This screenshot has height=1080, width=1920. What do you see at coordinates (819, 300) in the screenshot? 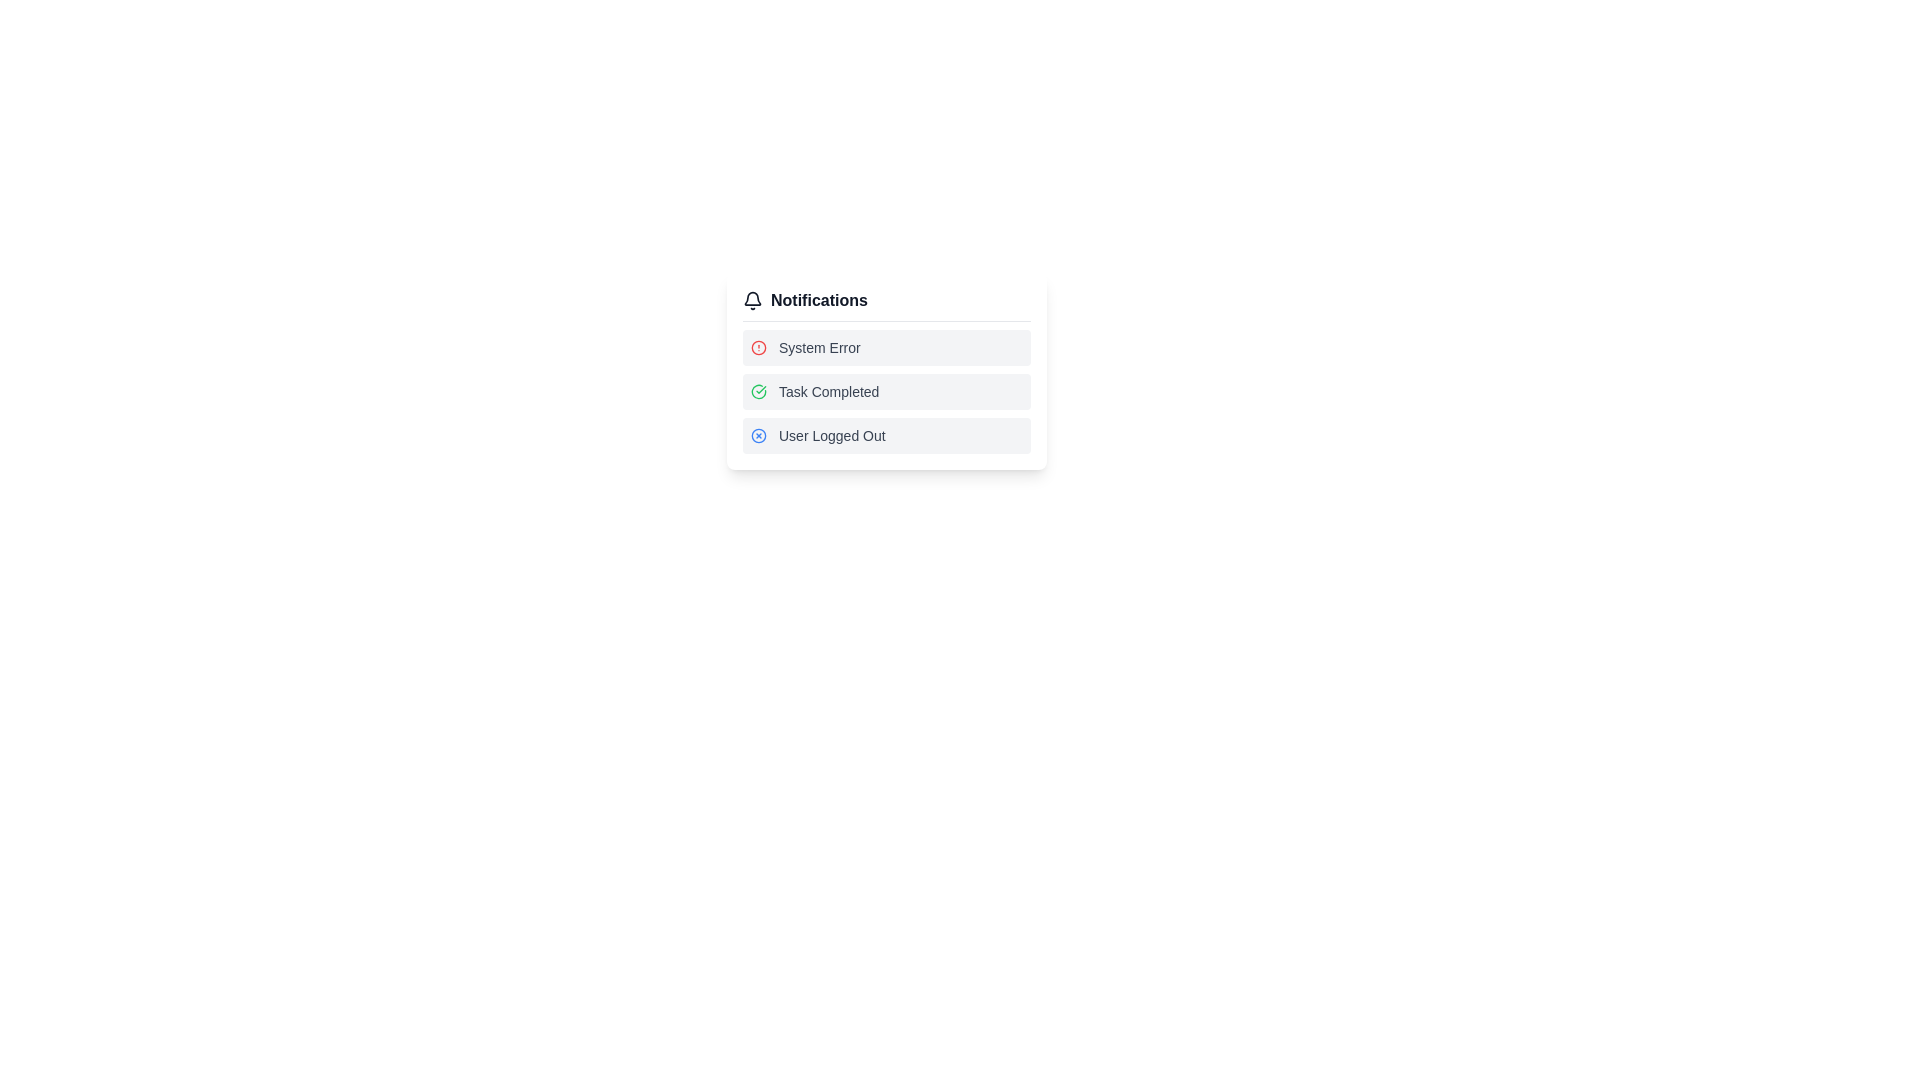
I see `label text which serves as a heading indicating the purpose of the notification section, located to the right of the bell icon at the top of the notification list` at bounding box center [819, 300].